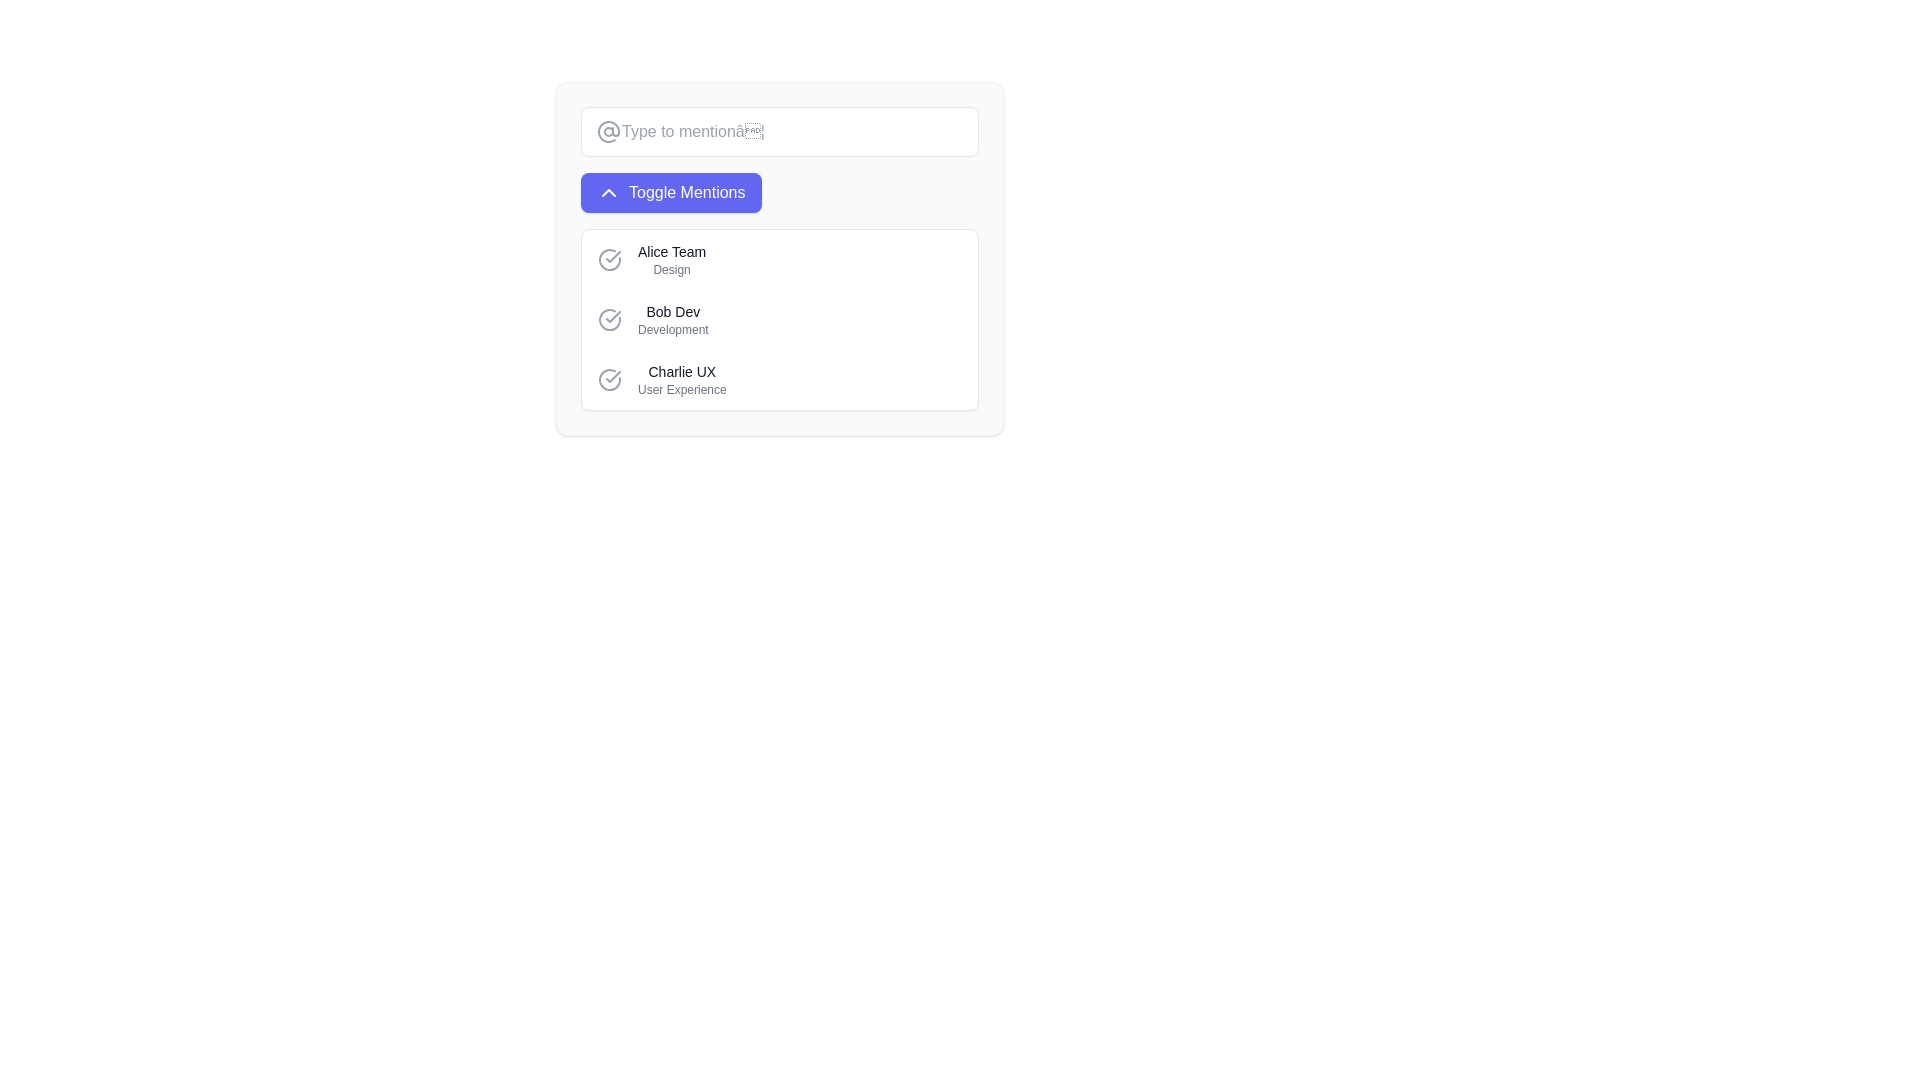 The height and width of the screenshot is (1080, 1920). I want to click on the gray circular icon associated with the 'Alice Team' entry in the dropdown list, so click(608, 258).